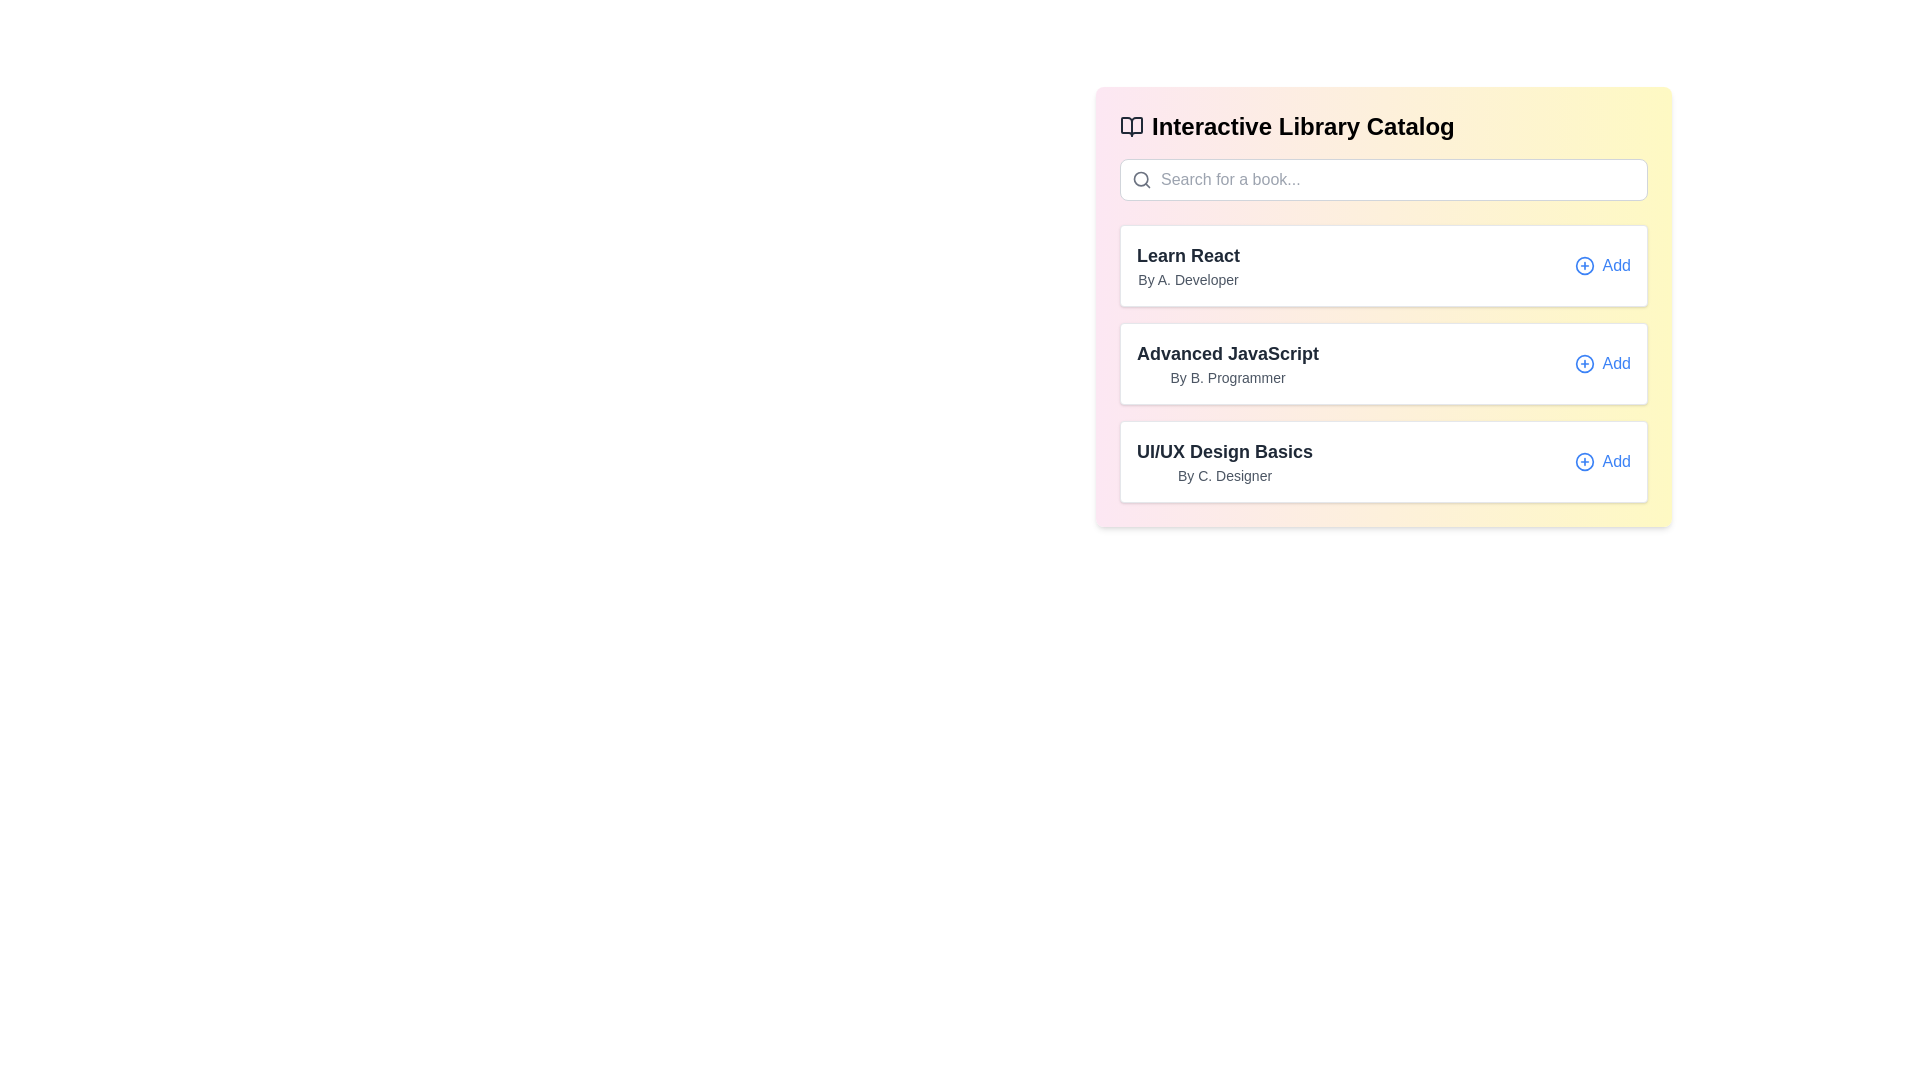 Image resolution: width=1920 pixels, height=1080 pixels. I want to click on the text label displaying 'By A. Developer', located below the title 'Learn React' in the first book card of the library catalog, so click(1188, 280).